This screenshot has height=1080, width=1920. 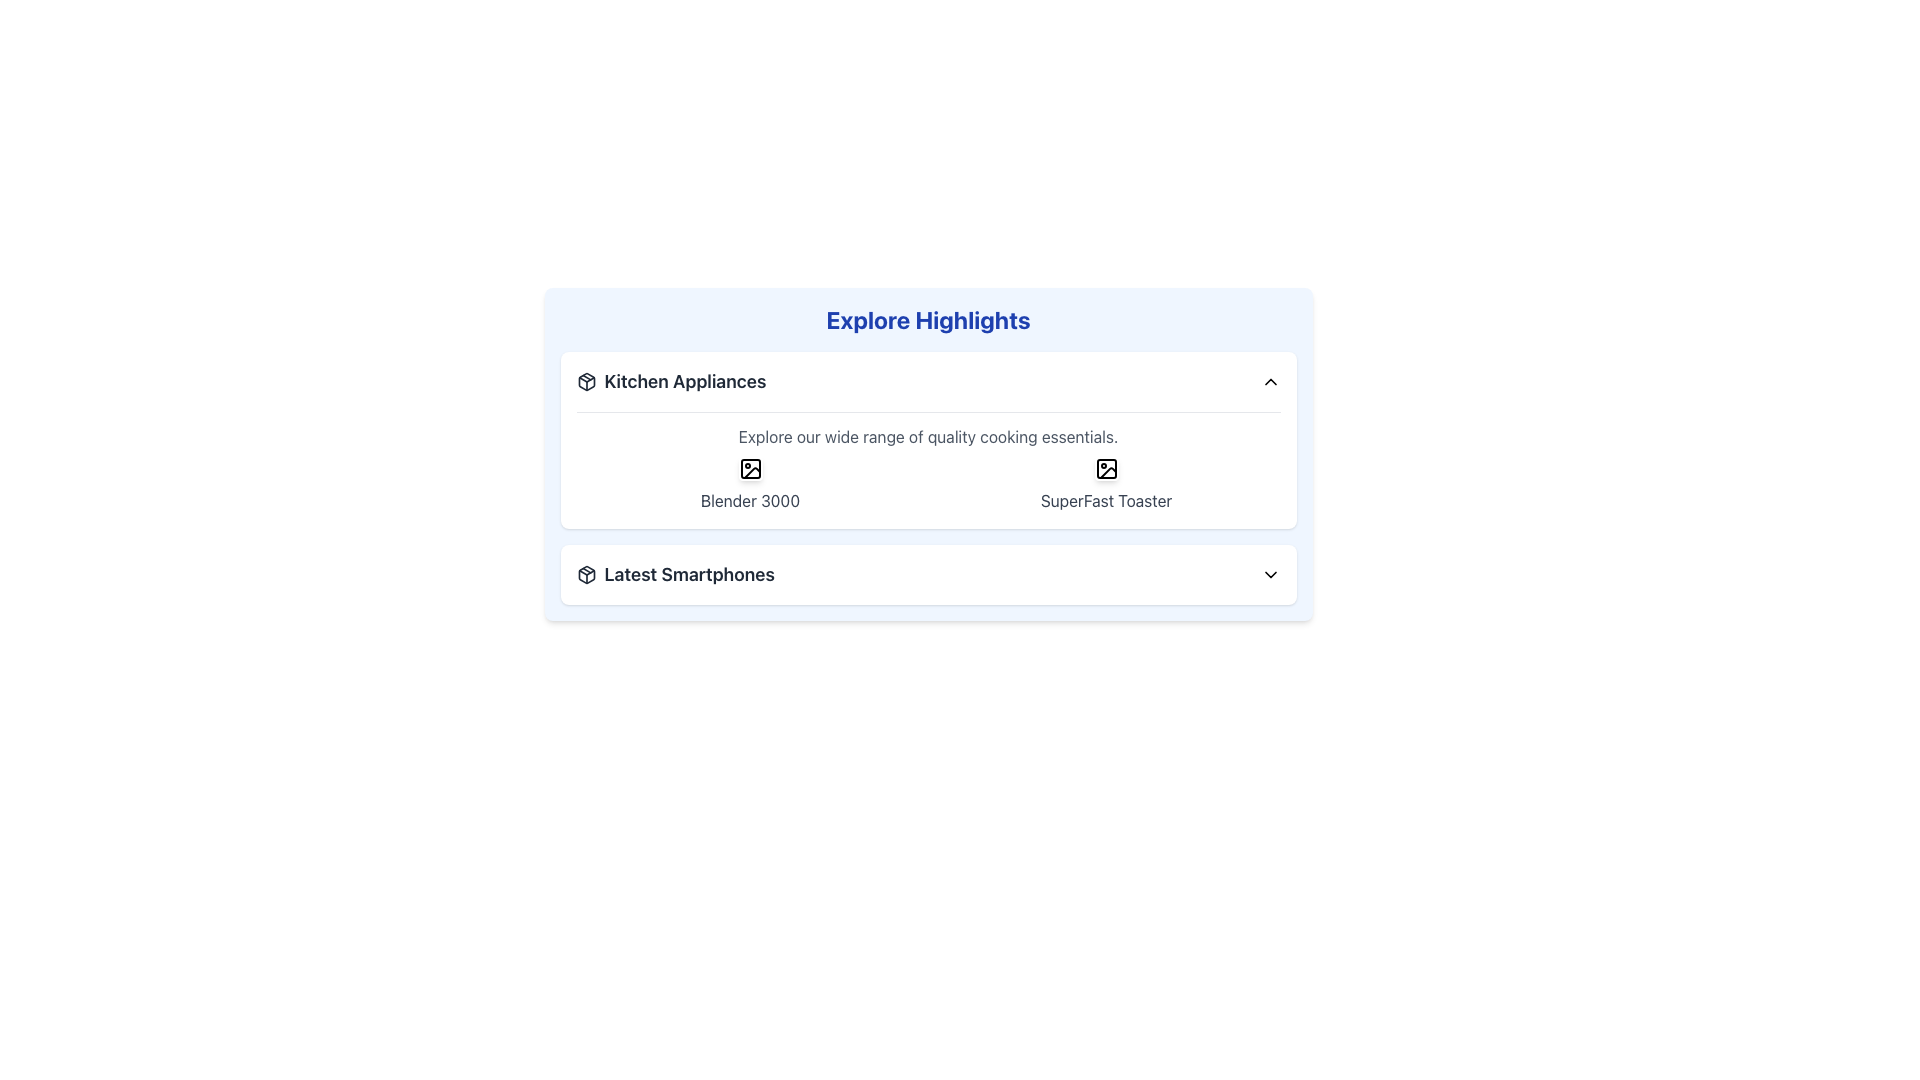 I want to click on the 'SuperFast Toaster' showcase item in the 'Kitchen Appliances' section, so click(x=1105, y=485).